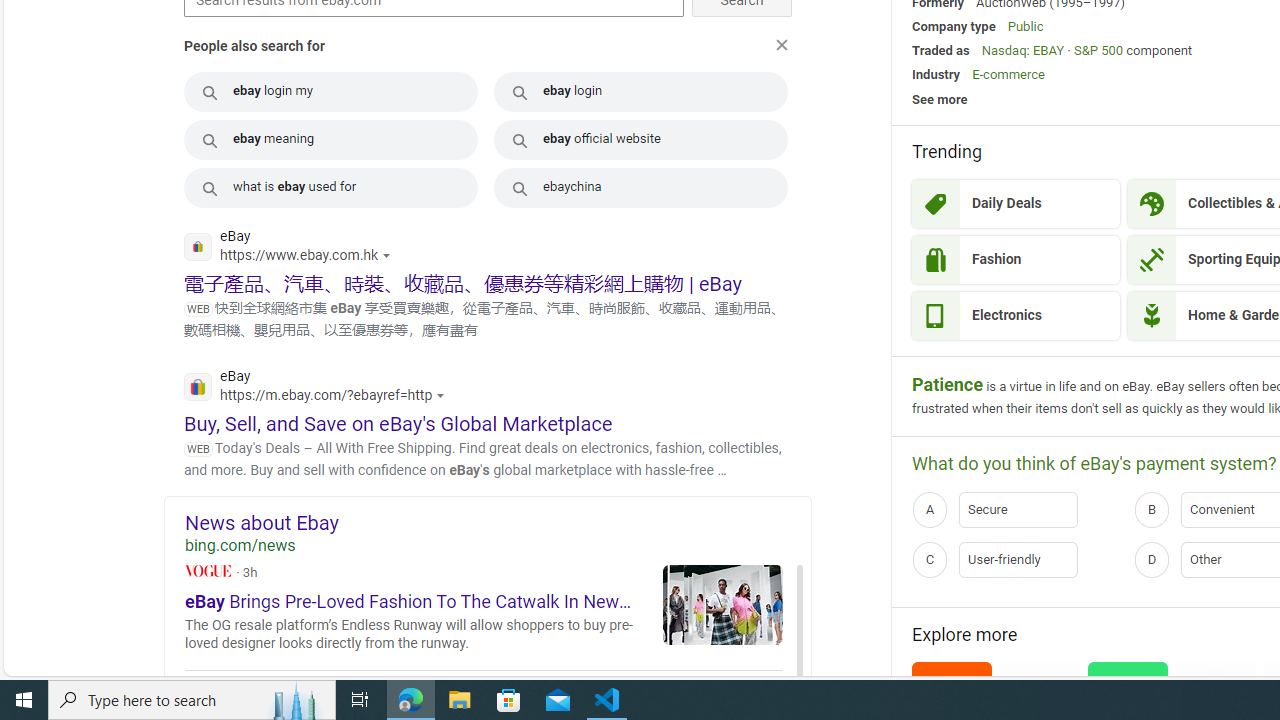 This screenshot has width=1280, height=720. What do you see at coordinates (1015, 315) in the screenshot?
I see `'Electronics'` at bounding box center [1015, 315].